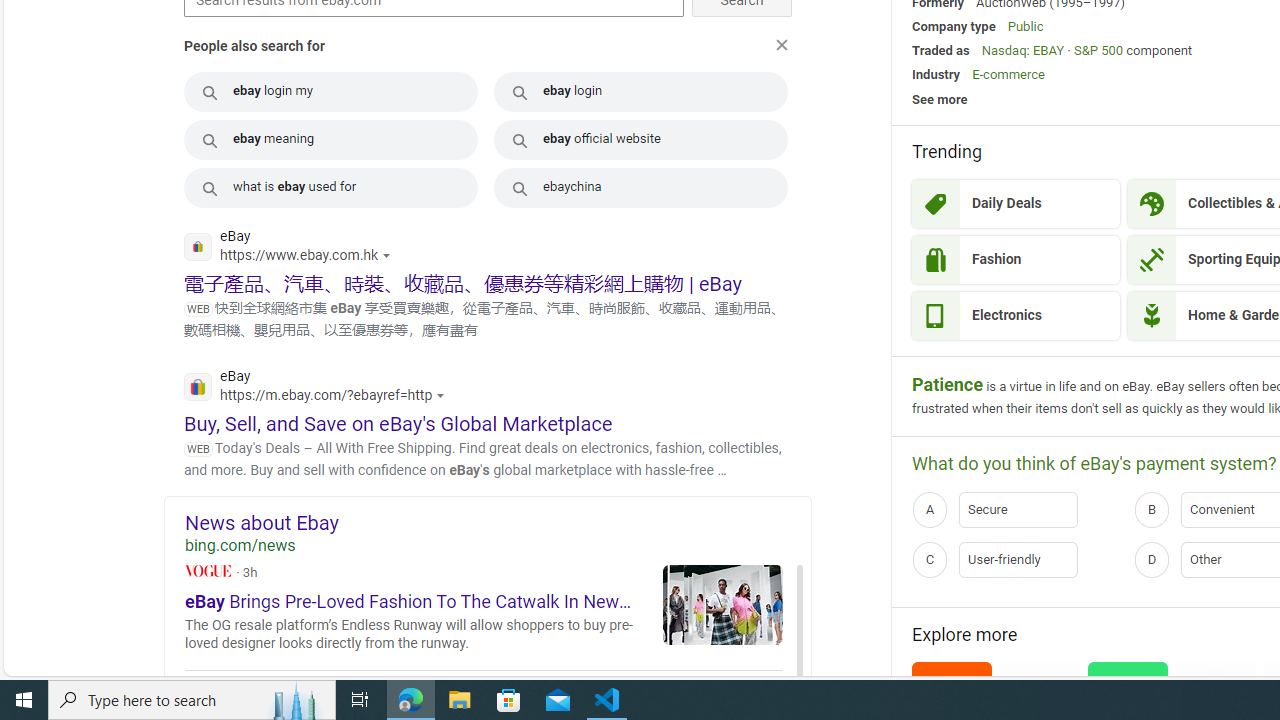 This screenshot has width=1280, height=720. What do you see at coordinates (1015, 315) in the screenshot?
I see `'Electronics'` at bounding box center [1015, 315].